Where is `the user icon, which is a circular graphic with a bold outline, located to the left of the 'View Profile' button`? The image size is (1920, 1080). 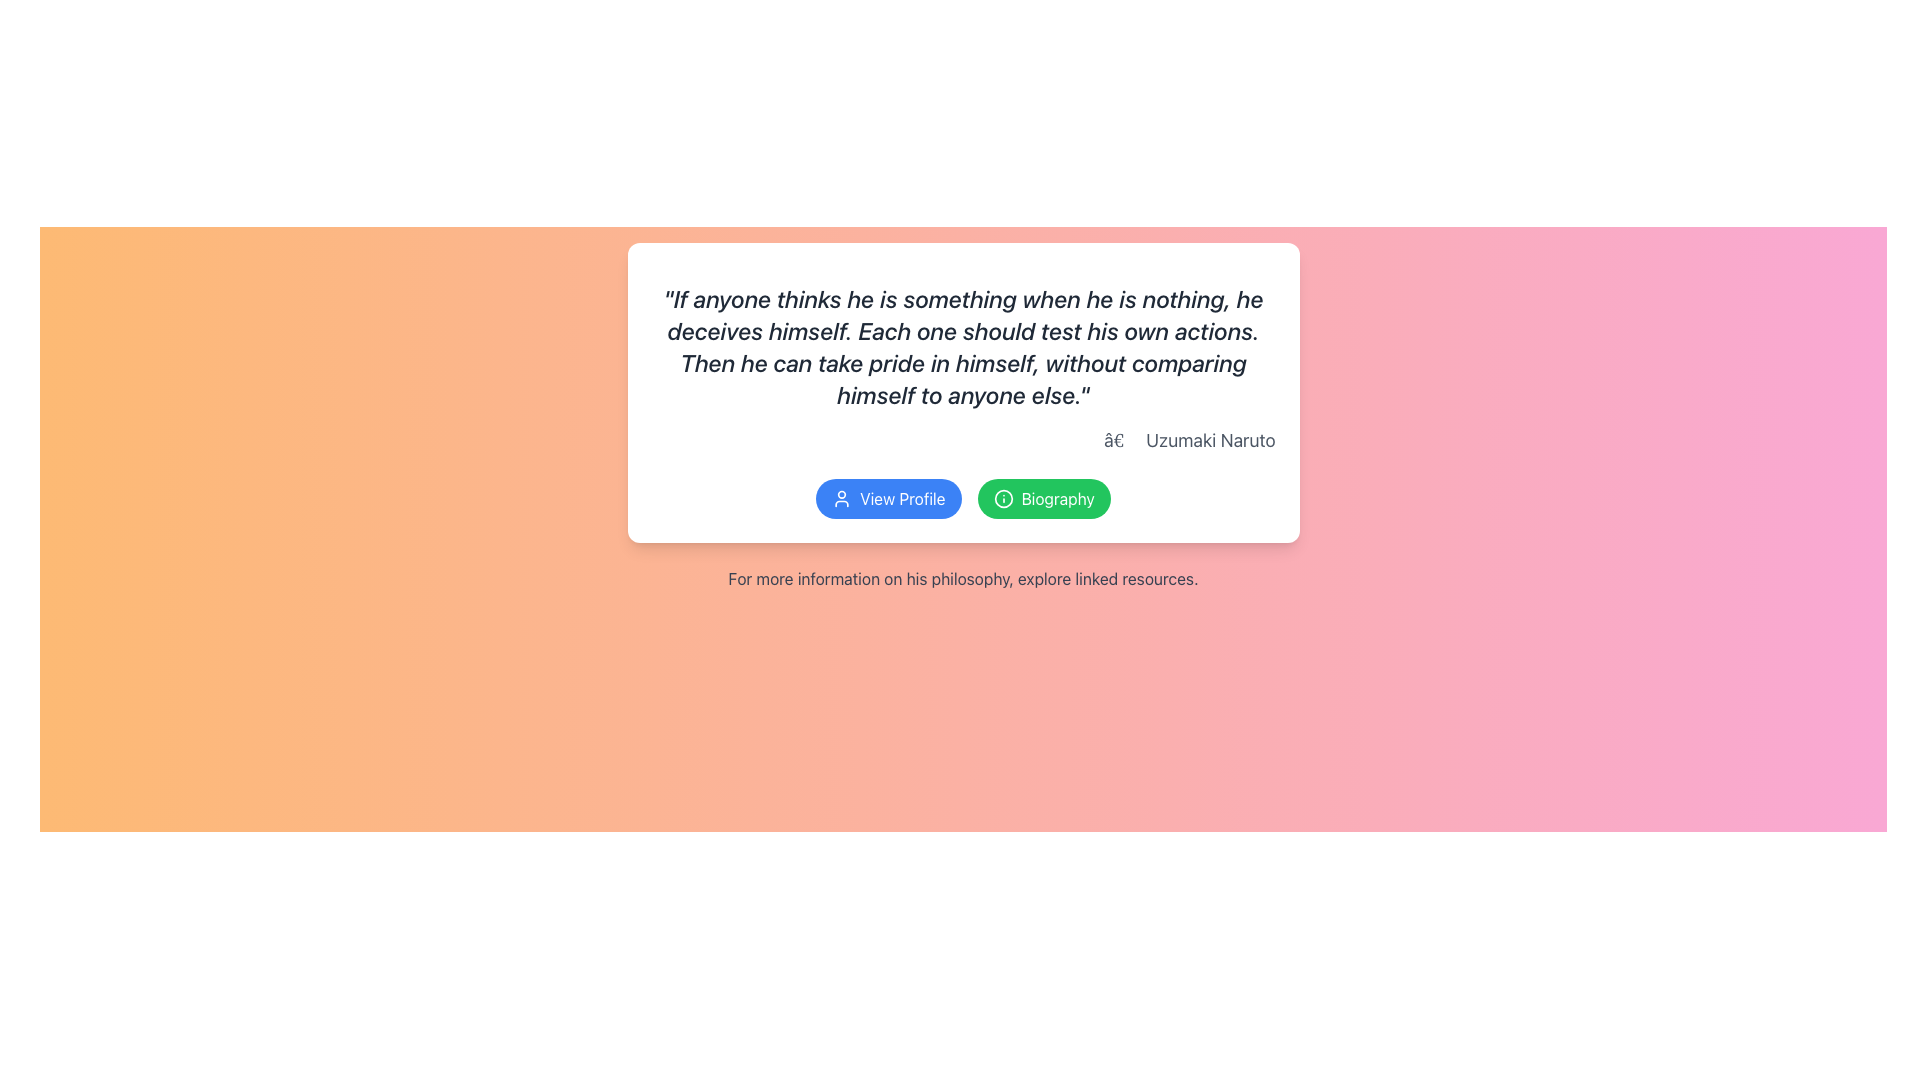
the user icon, which is a circular graphic with a bold outline, located to the left of the 'View Profile' button is located at coordinates (842, 497).